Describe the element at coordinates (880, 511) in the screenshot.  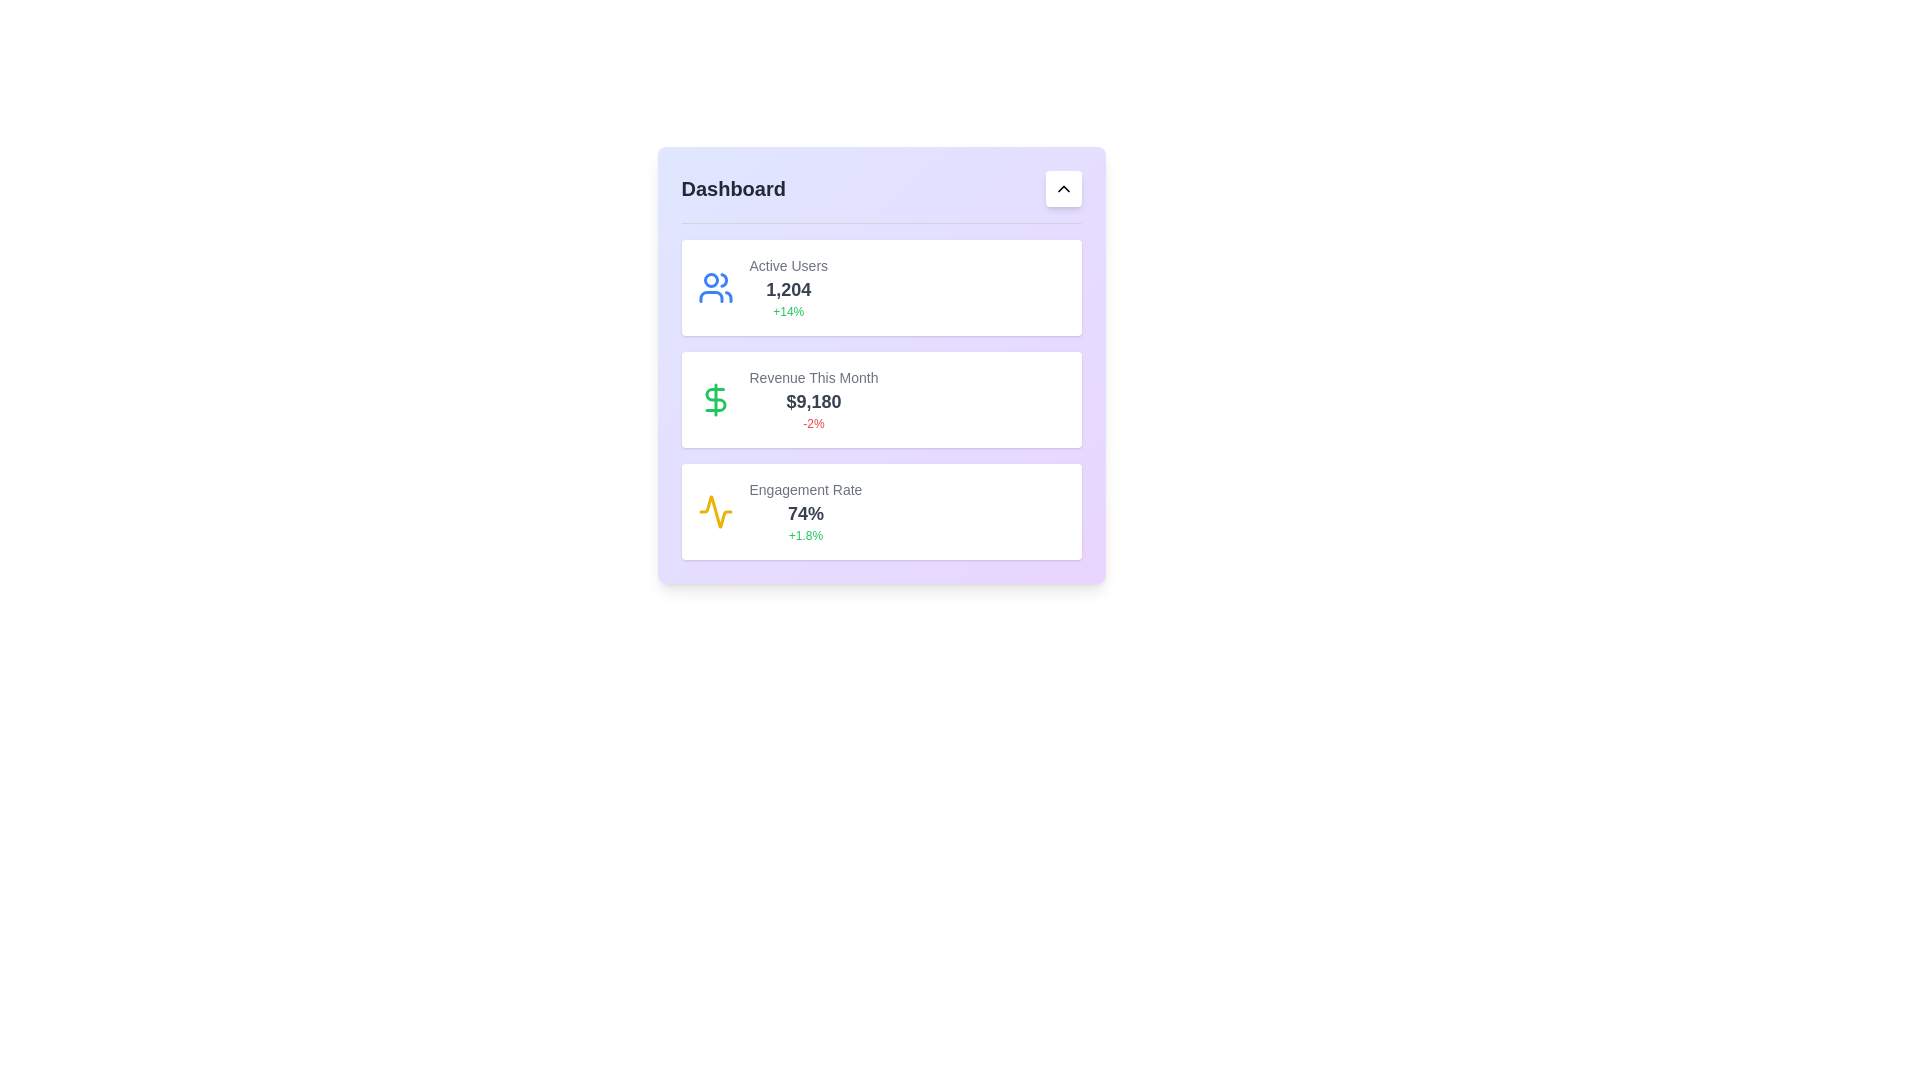
I see `the third statistical card displaying the engagement rate in the dashboard interface` at that location.